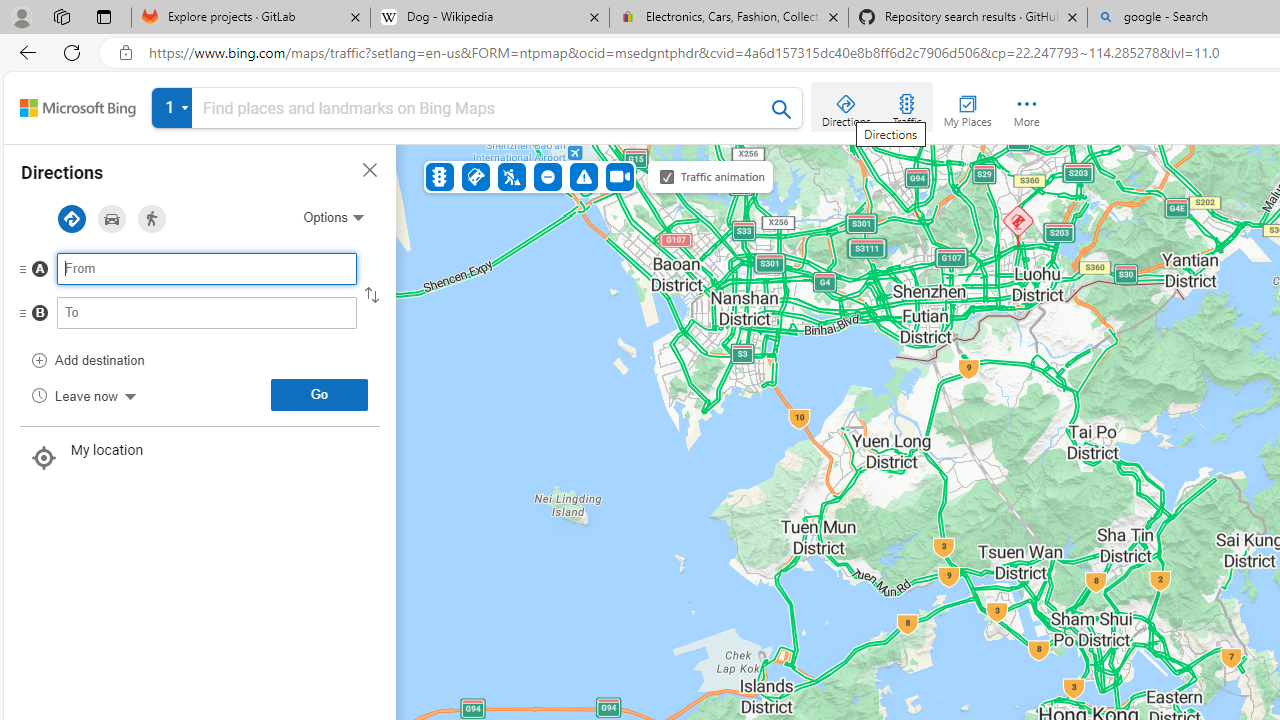 This screenshot has height=720, width=1280. Describe the element at coordinates (333, 217) in the screenshot. I see `'Options'` at that location.